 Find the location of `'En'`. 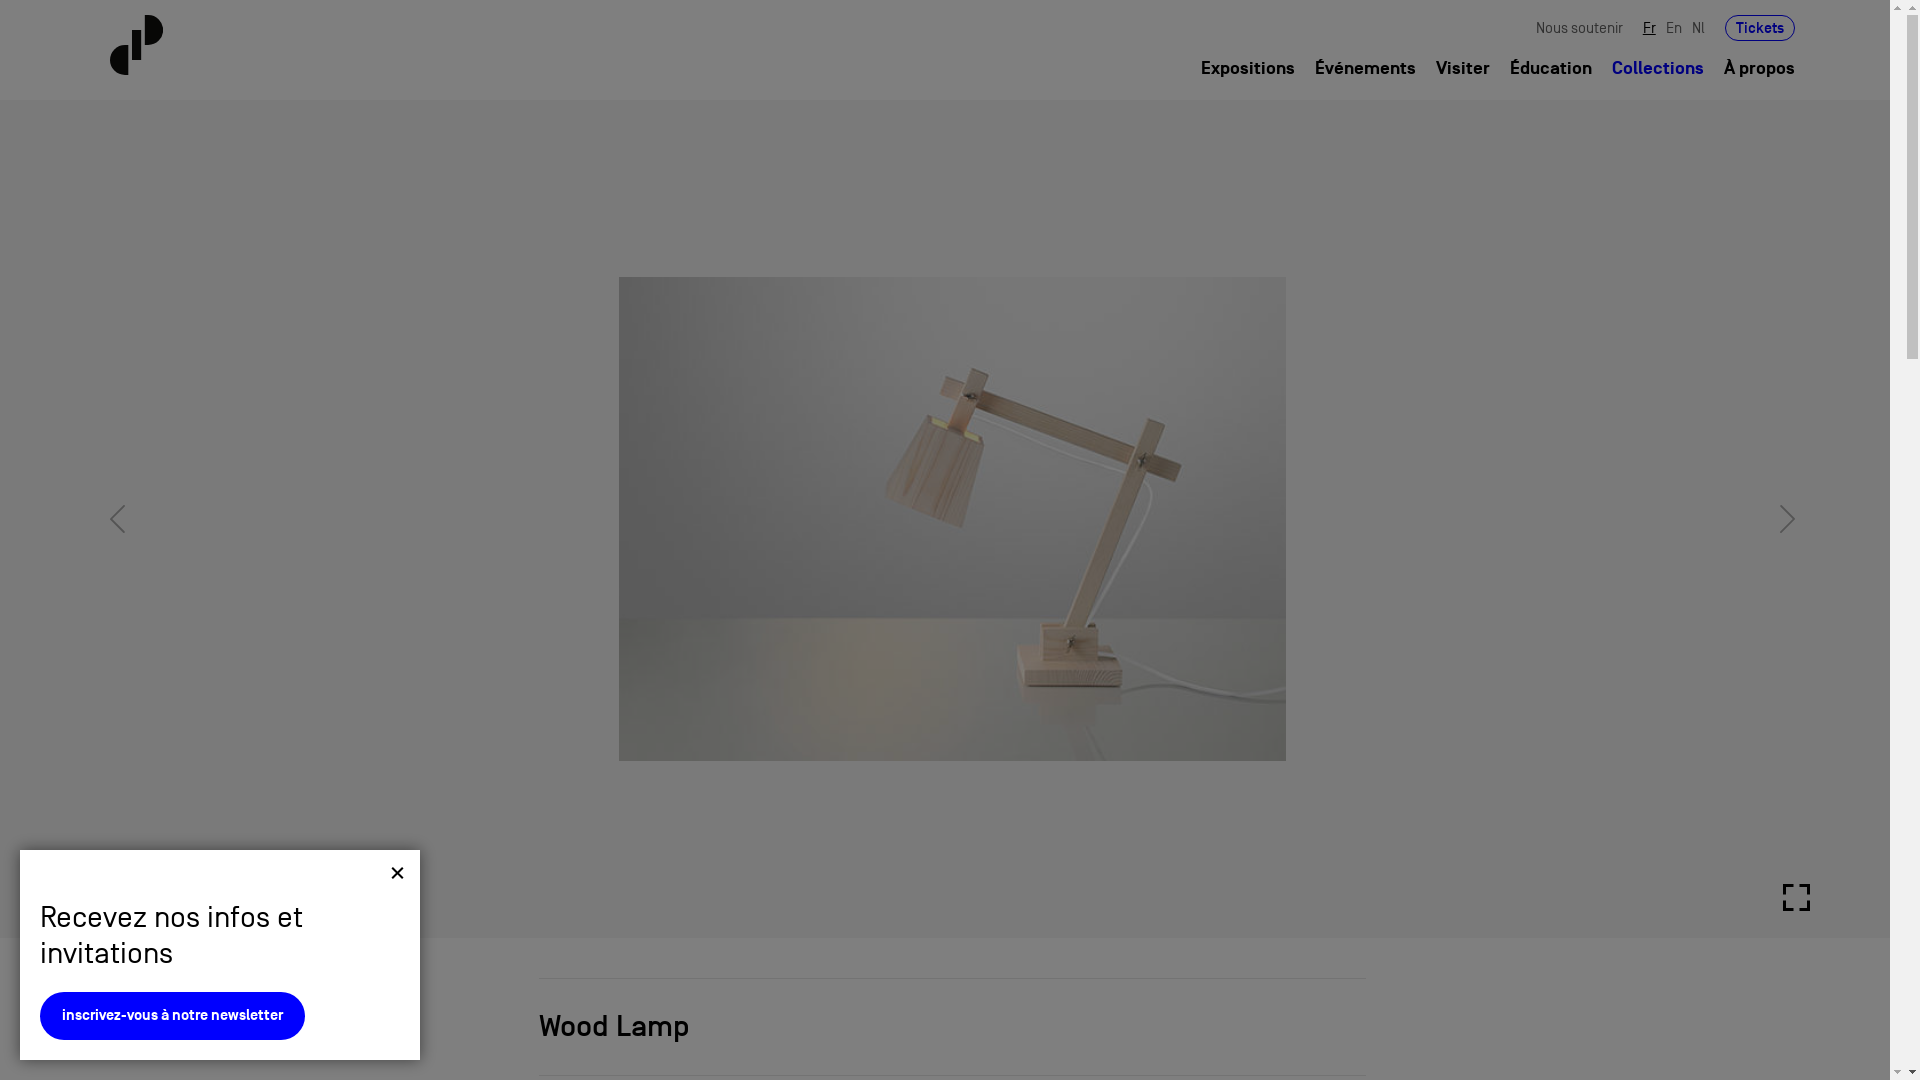

'En' is located at coordinates (1674, 27).